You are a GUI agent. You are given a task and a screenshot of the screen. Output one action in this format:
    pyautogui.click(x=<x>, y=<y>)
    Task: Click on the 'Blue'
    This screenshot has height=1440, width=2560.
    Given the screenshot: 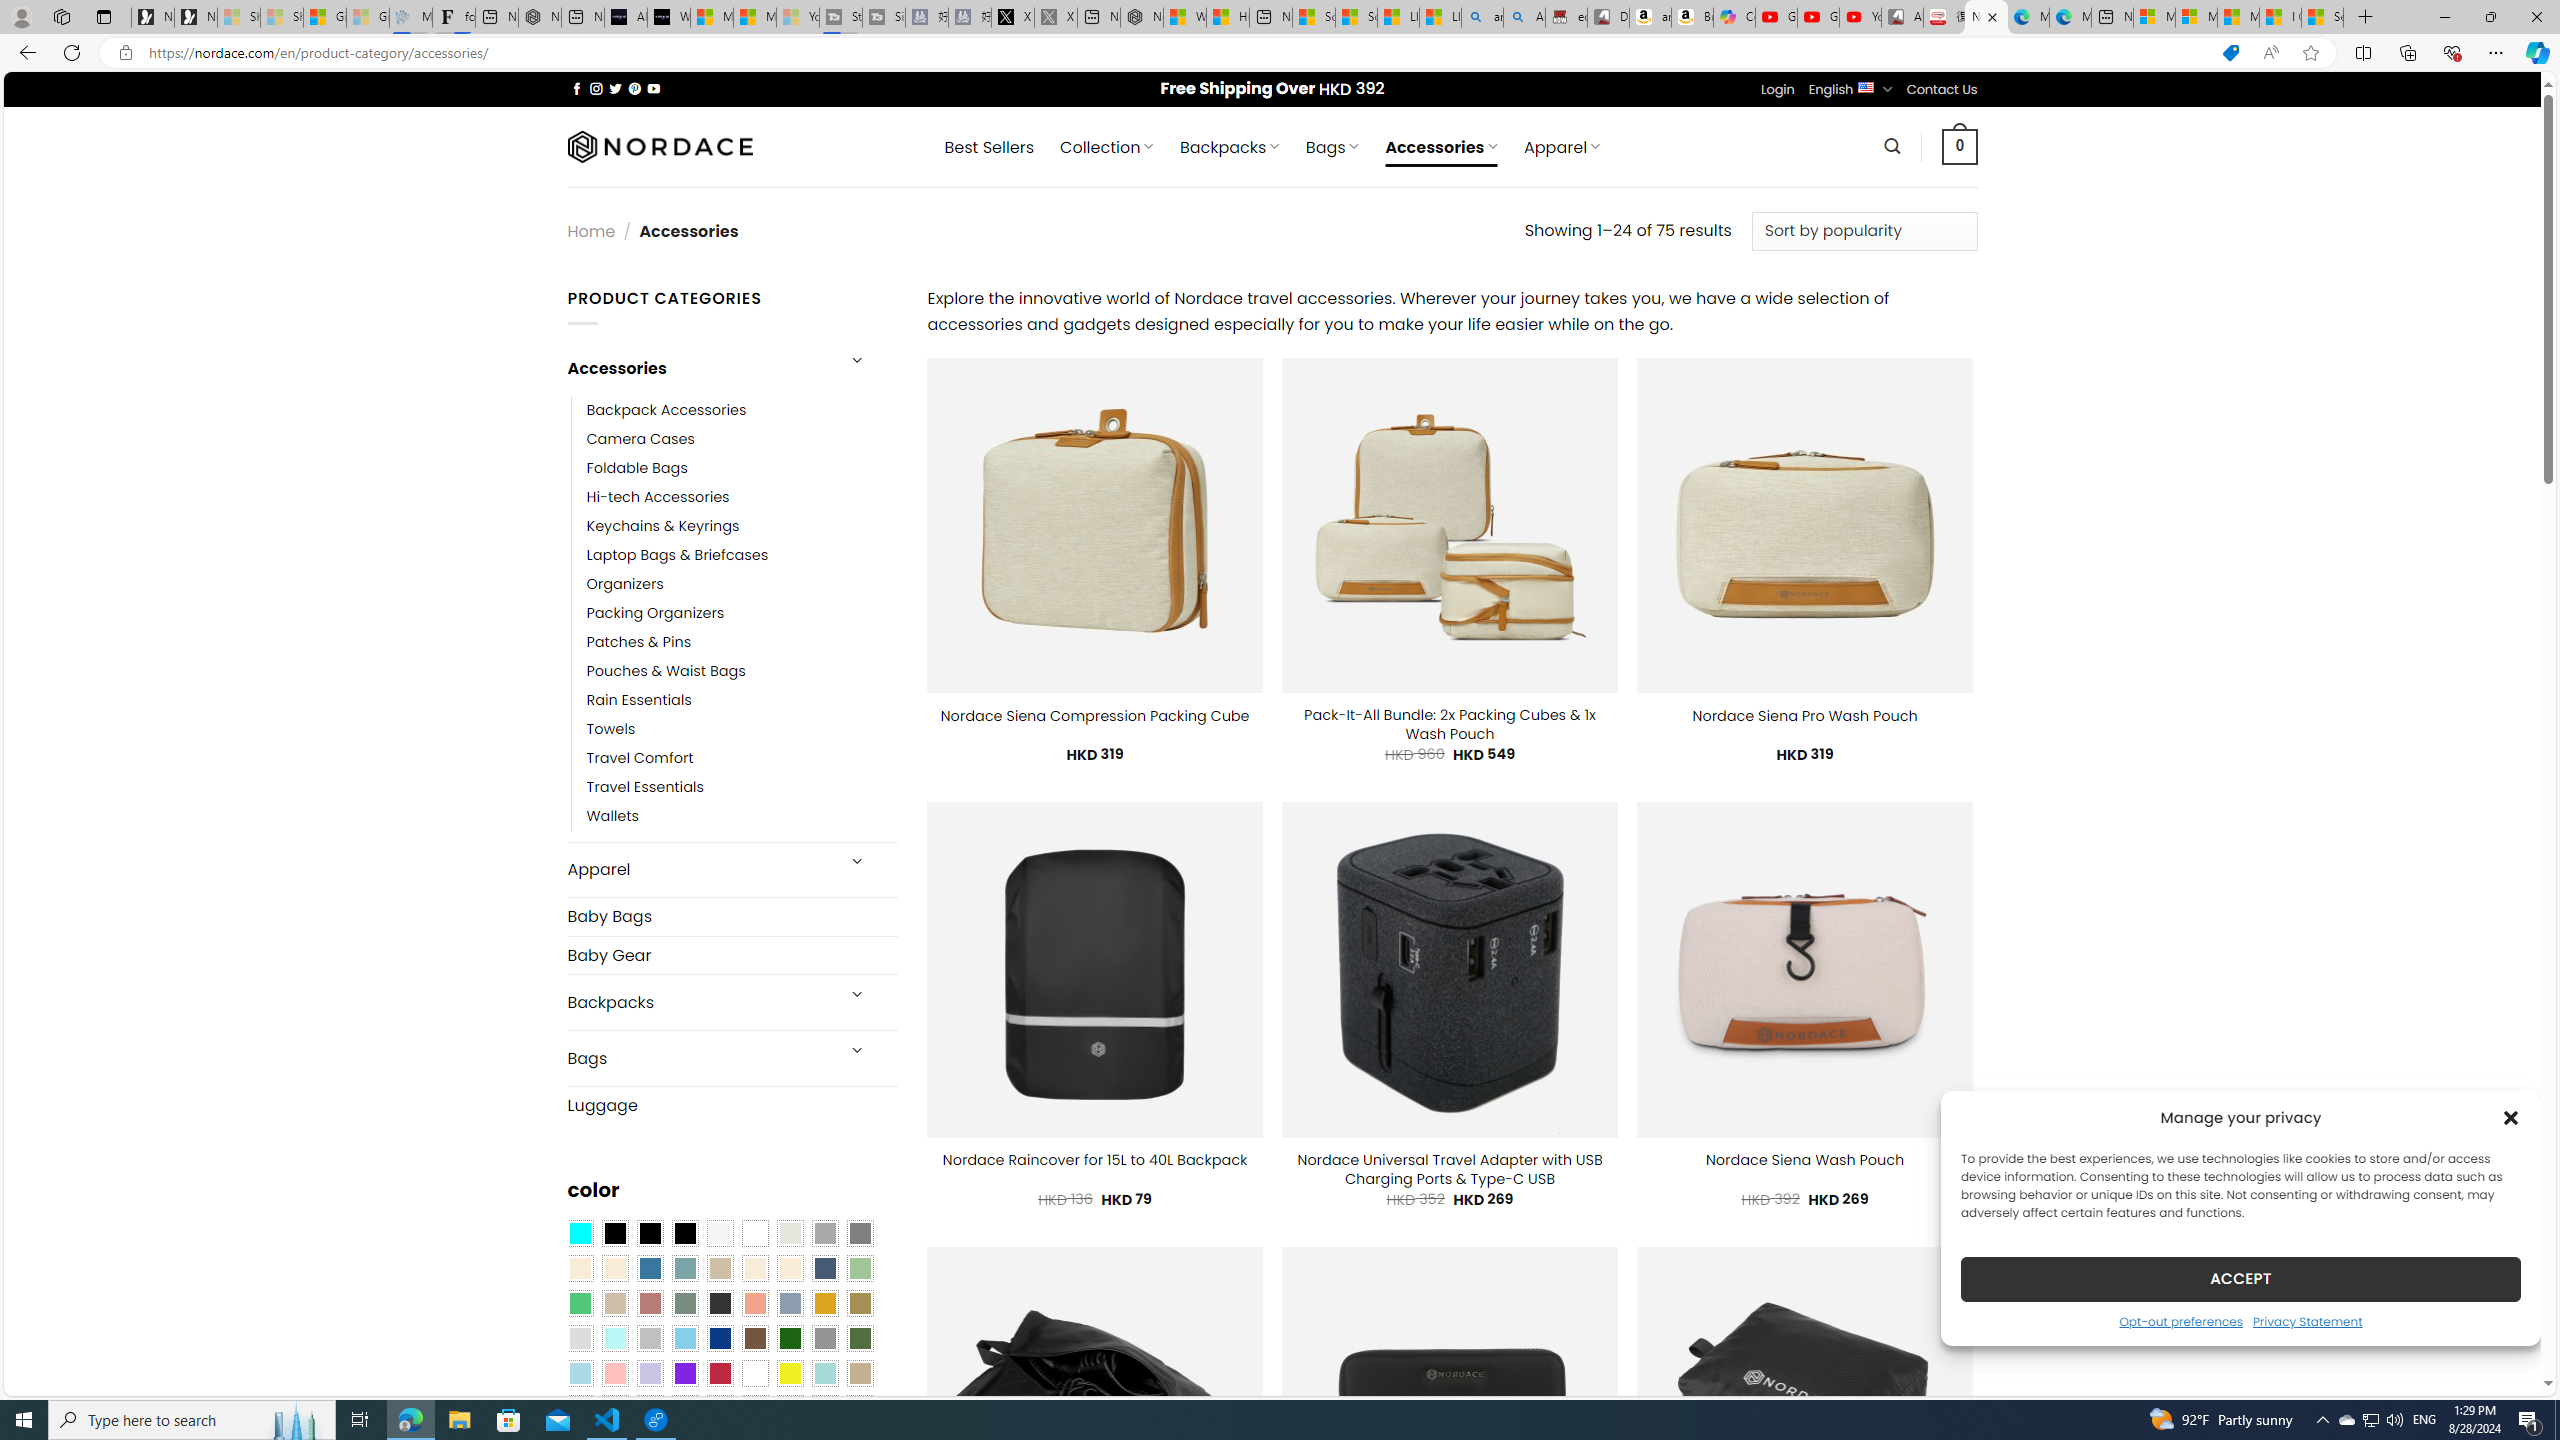 What is the action you would take?
    pyautogui.click(x=649, y=1267)
    